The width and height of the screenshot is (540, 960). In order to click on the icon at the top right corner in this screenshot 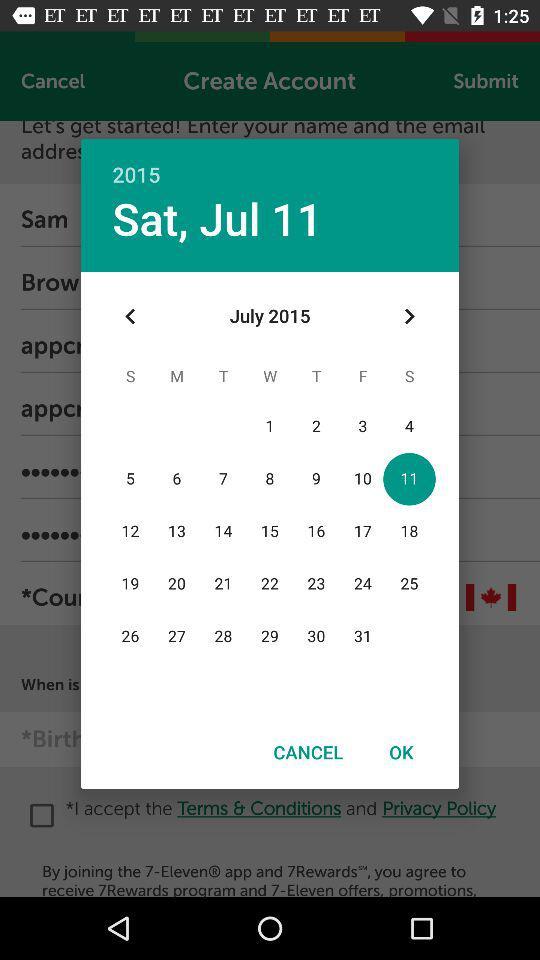, I will do `click(408, 316)`.